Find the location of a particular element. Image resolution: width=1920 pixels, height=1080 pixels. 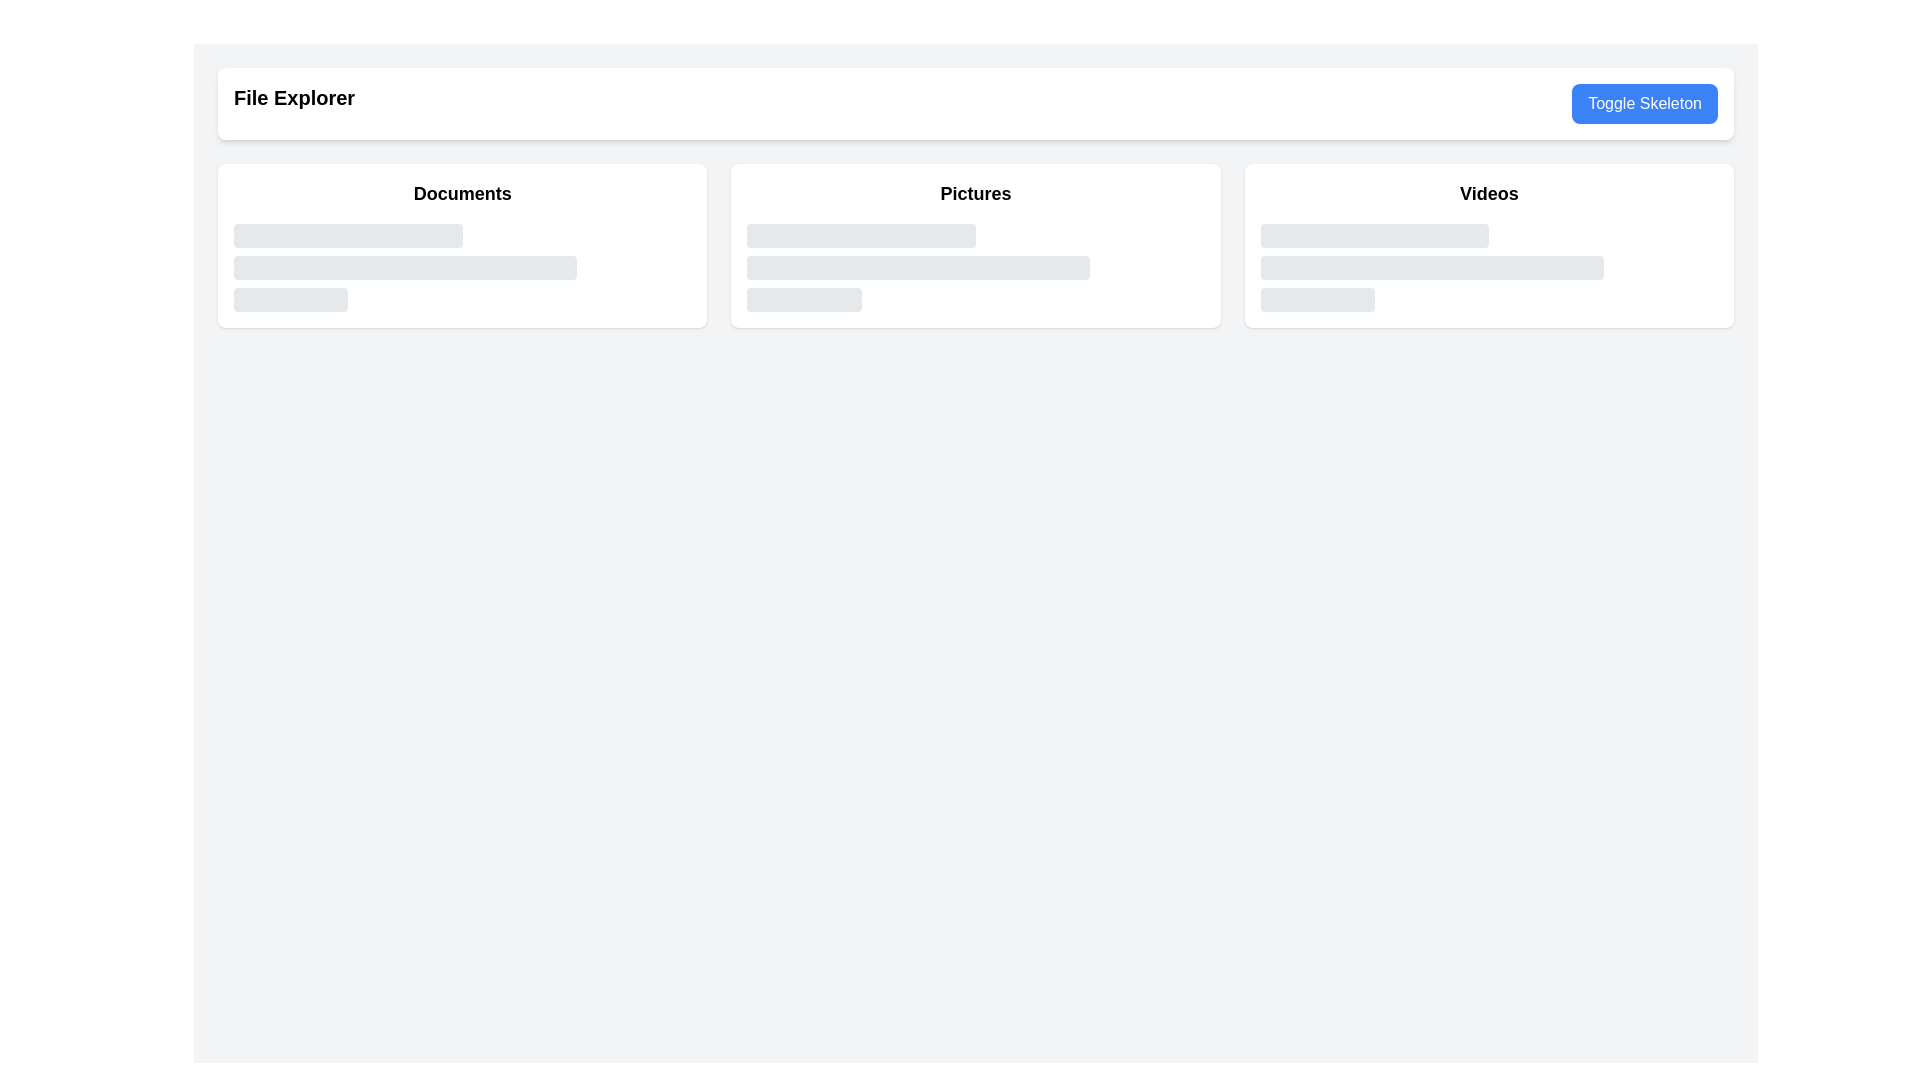

the first Placeholder Bar element in the 'Pictures' section, which is a light gray, horizontally-oriented rectangular bar with rounded edges is located at coordinates (861, 234).